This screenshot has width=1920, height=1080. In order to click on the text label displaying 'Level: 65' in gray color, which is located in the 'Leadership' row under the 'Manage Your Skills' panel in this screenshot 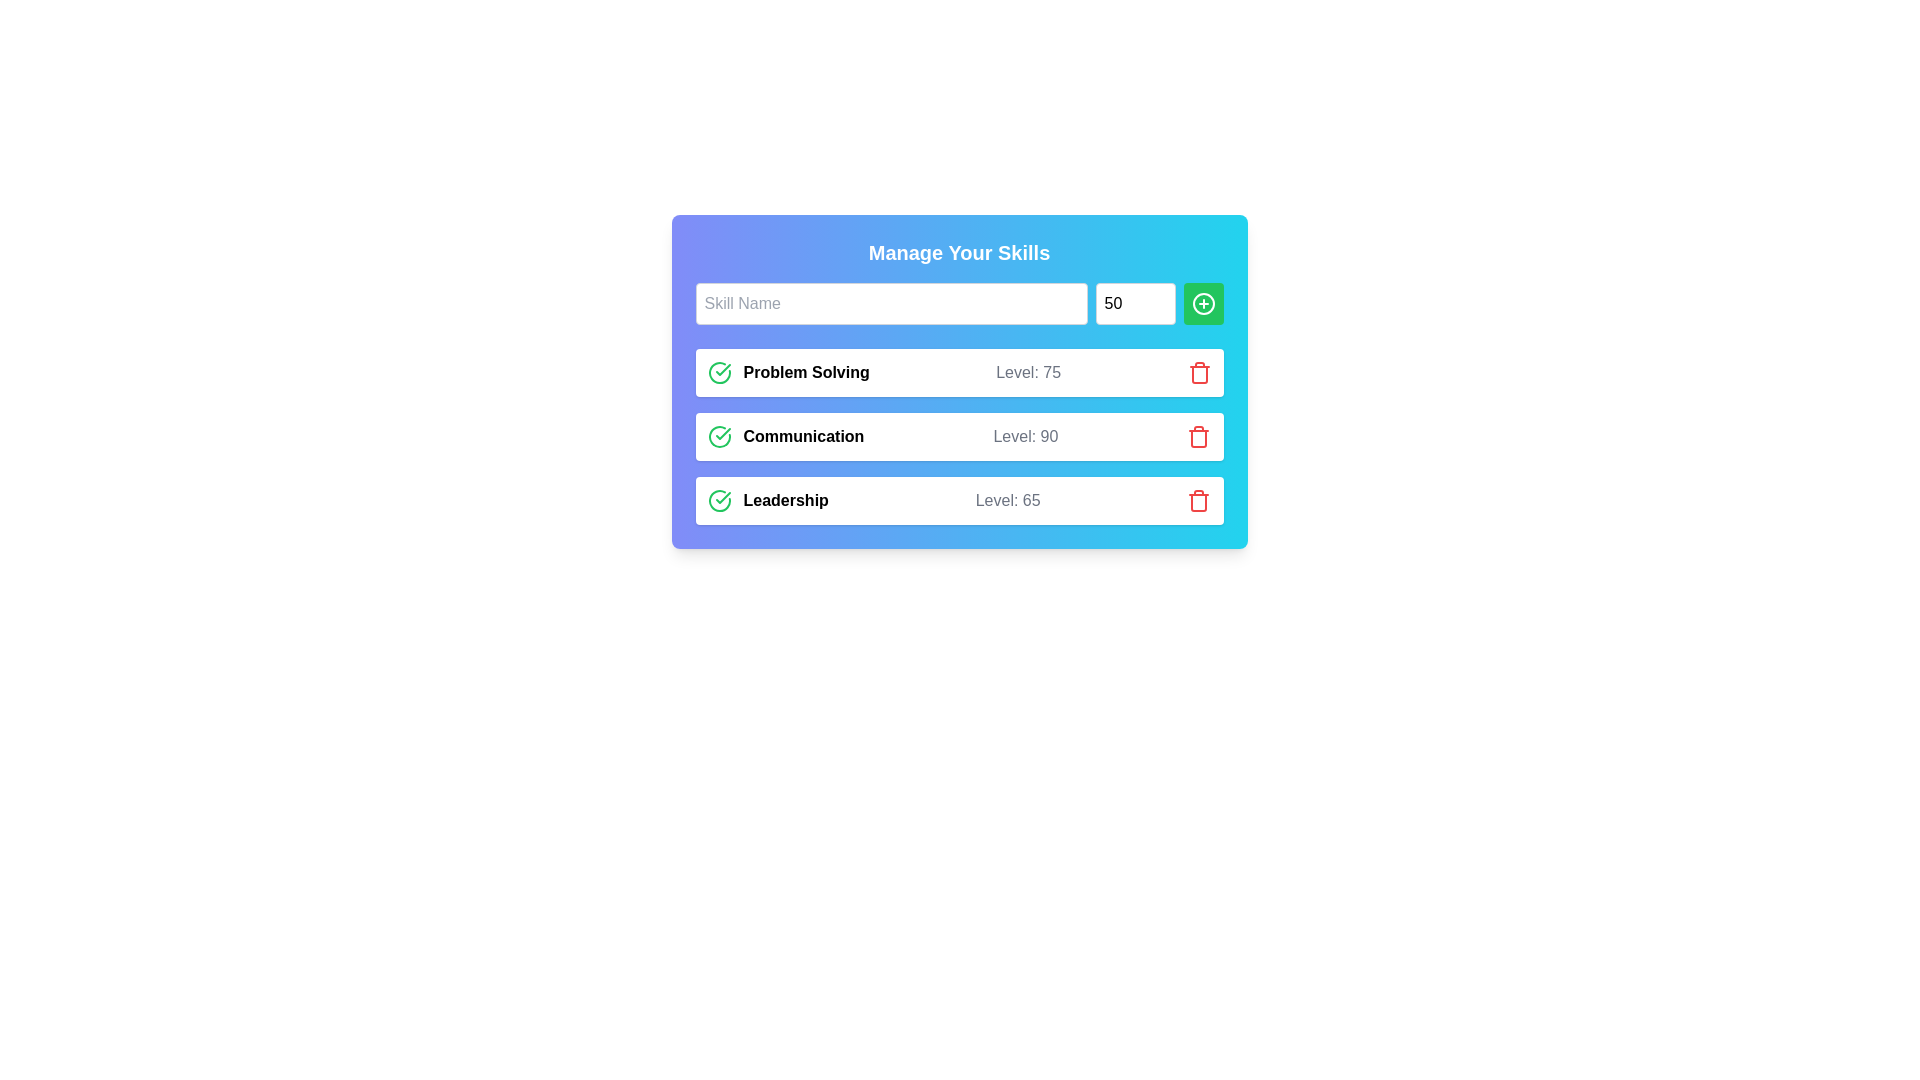, I will do `click(1008, 500)`.